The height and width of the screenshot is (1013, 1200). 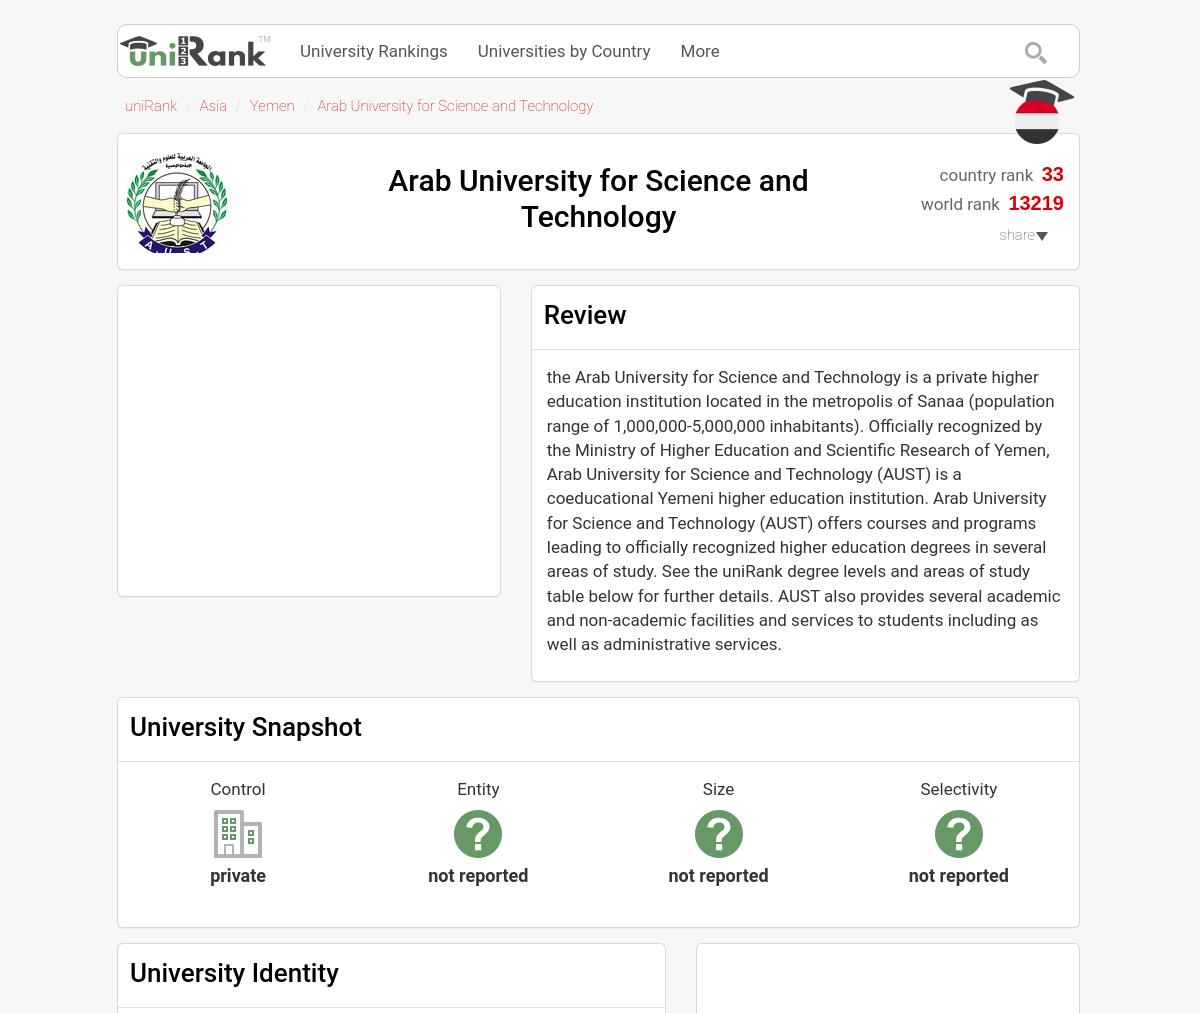 I want to click on 'Control', so click(x=236, y=788).